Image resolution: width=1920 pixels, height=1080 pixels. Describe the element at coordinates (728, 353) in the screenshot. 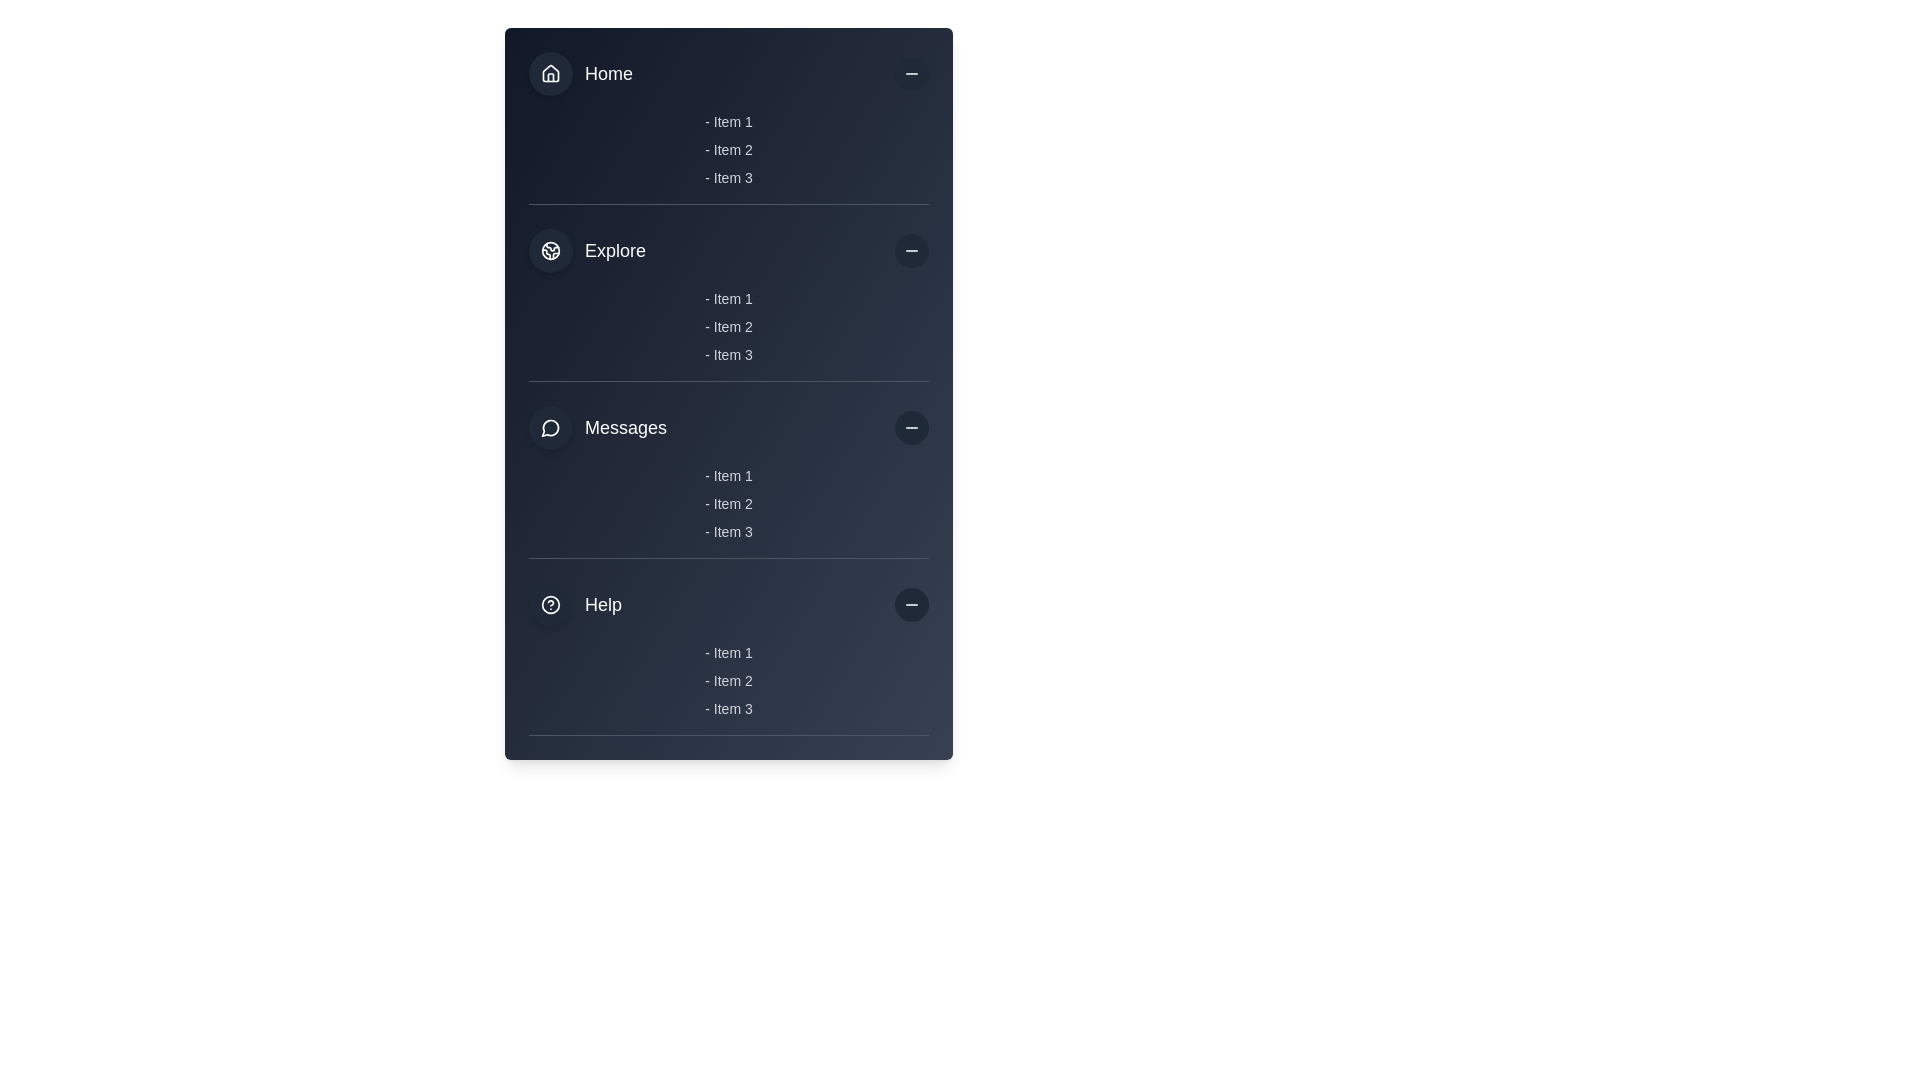

I see `the static text label displaying '- Item 3' which is part of the submenu under the 'Explore' section` at that location.